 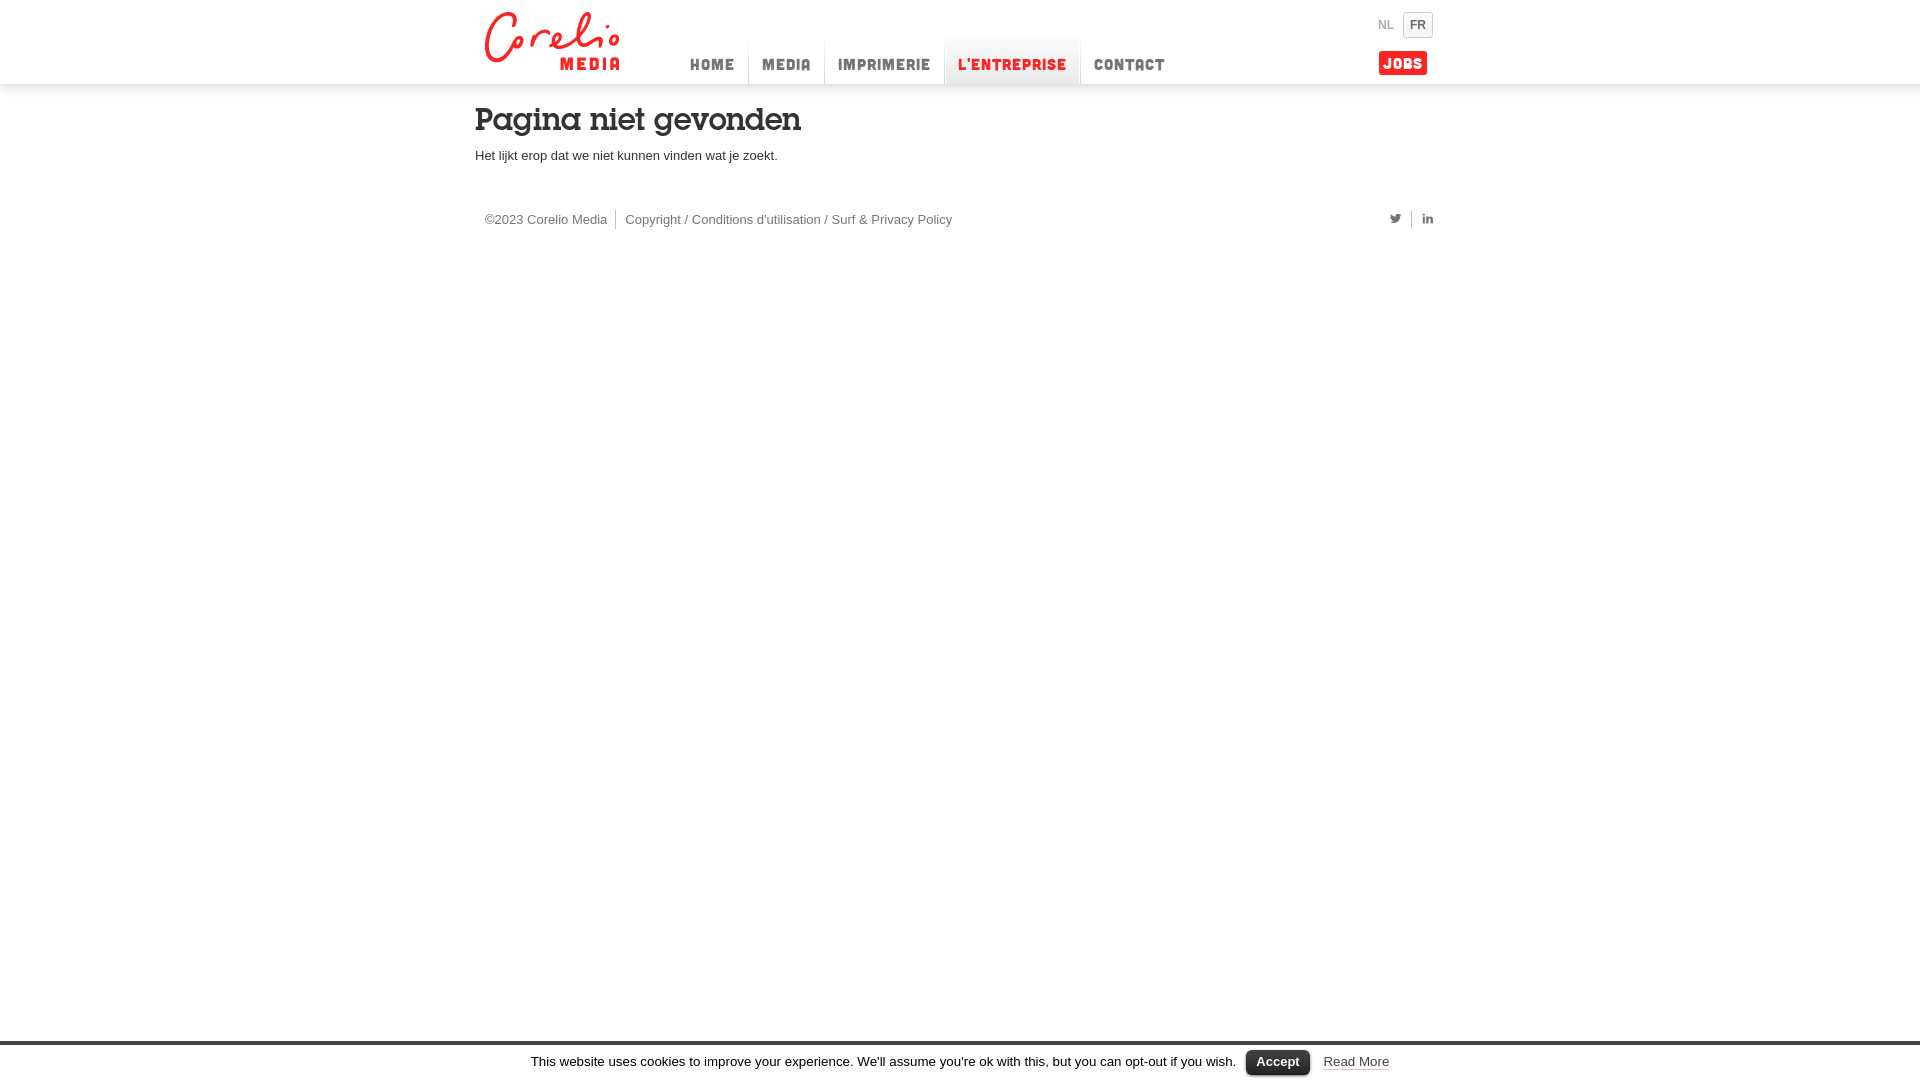 What do you see at coordinates (1012, 57) in the screenshot?
I see `'L'ENTREPRISE'` at bounding box center [1012, 57].